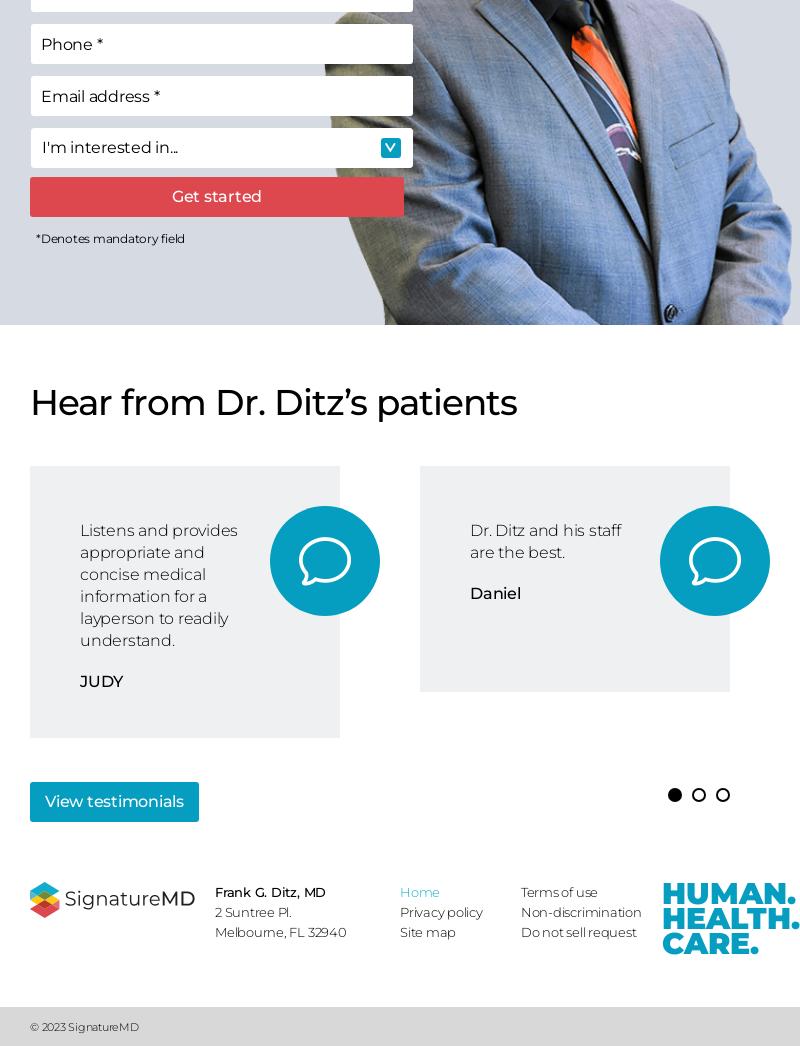  Describe the element at coordinates (558, 892) in the screenshot. I see `'Terms of use'` at that location.